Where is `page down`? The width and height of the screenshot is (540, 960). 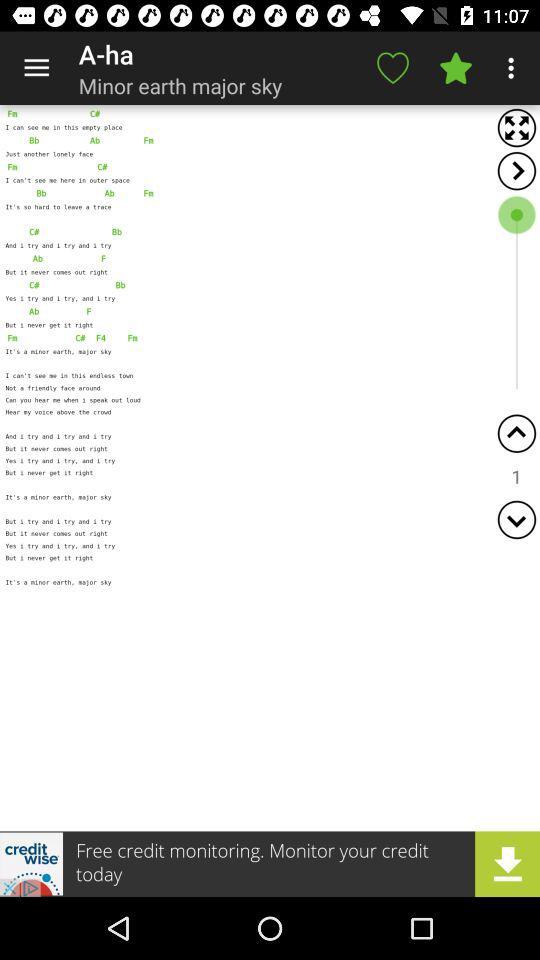 page down is located at coordinates (516, 518).